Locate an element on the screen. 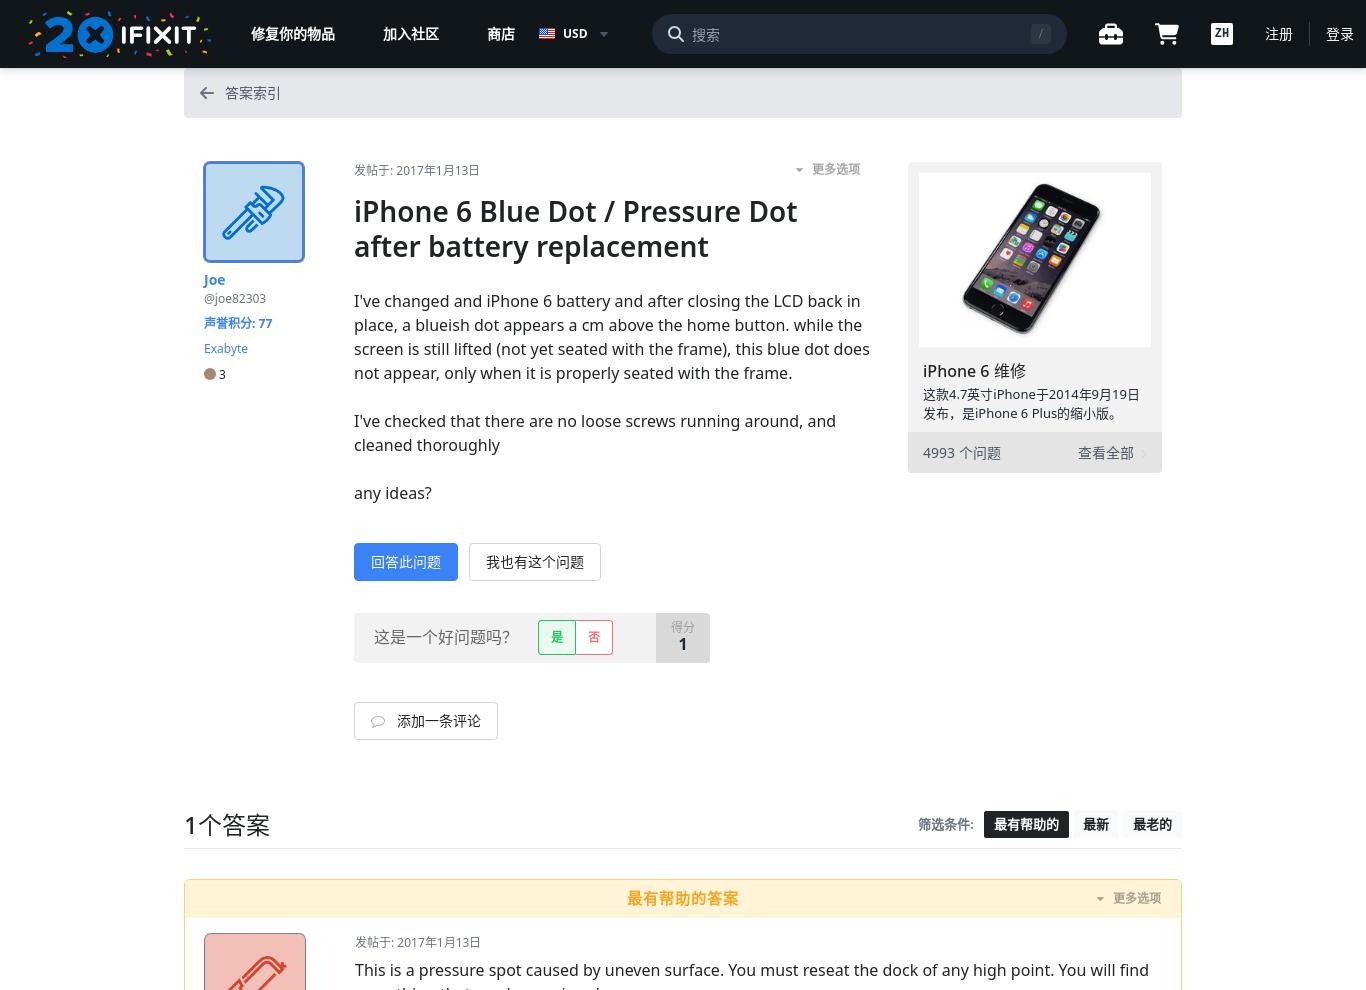  'Joe' is located at coordinates (213, 279).